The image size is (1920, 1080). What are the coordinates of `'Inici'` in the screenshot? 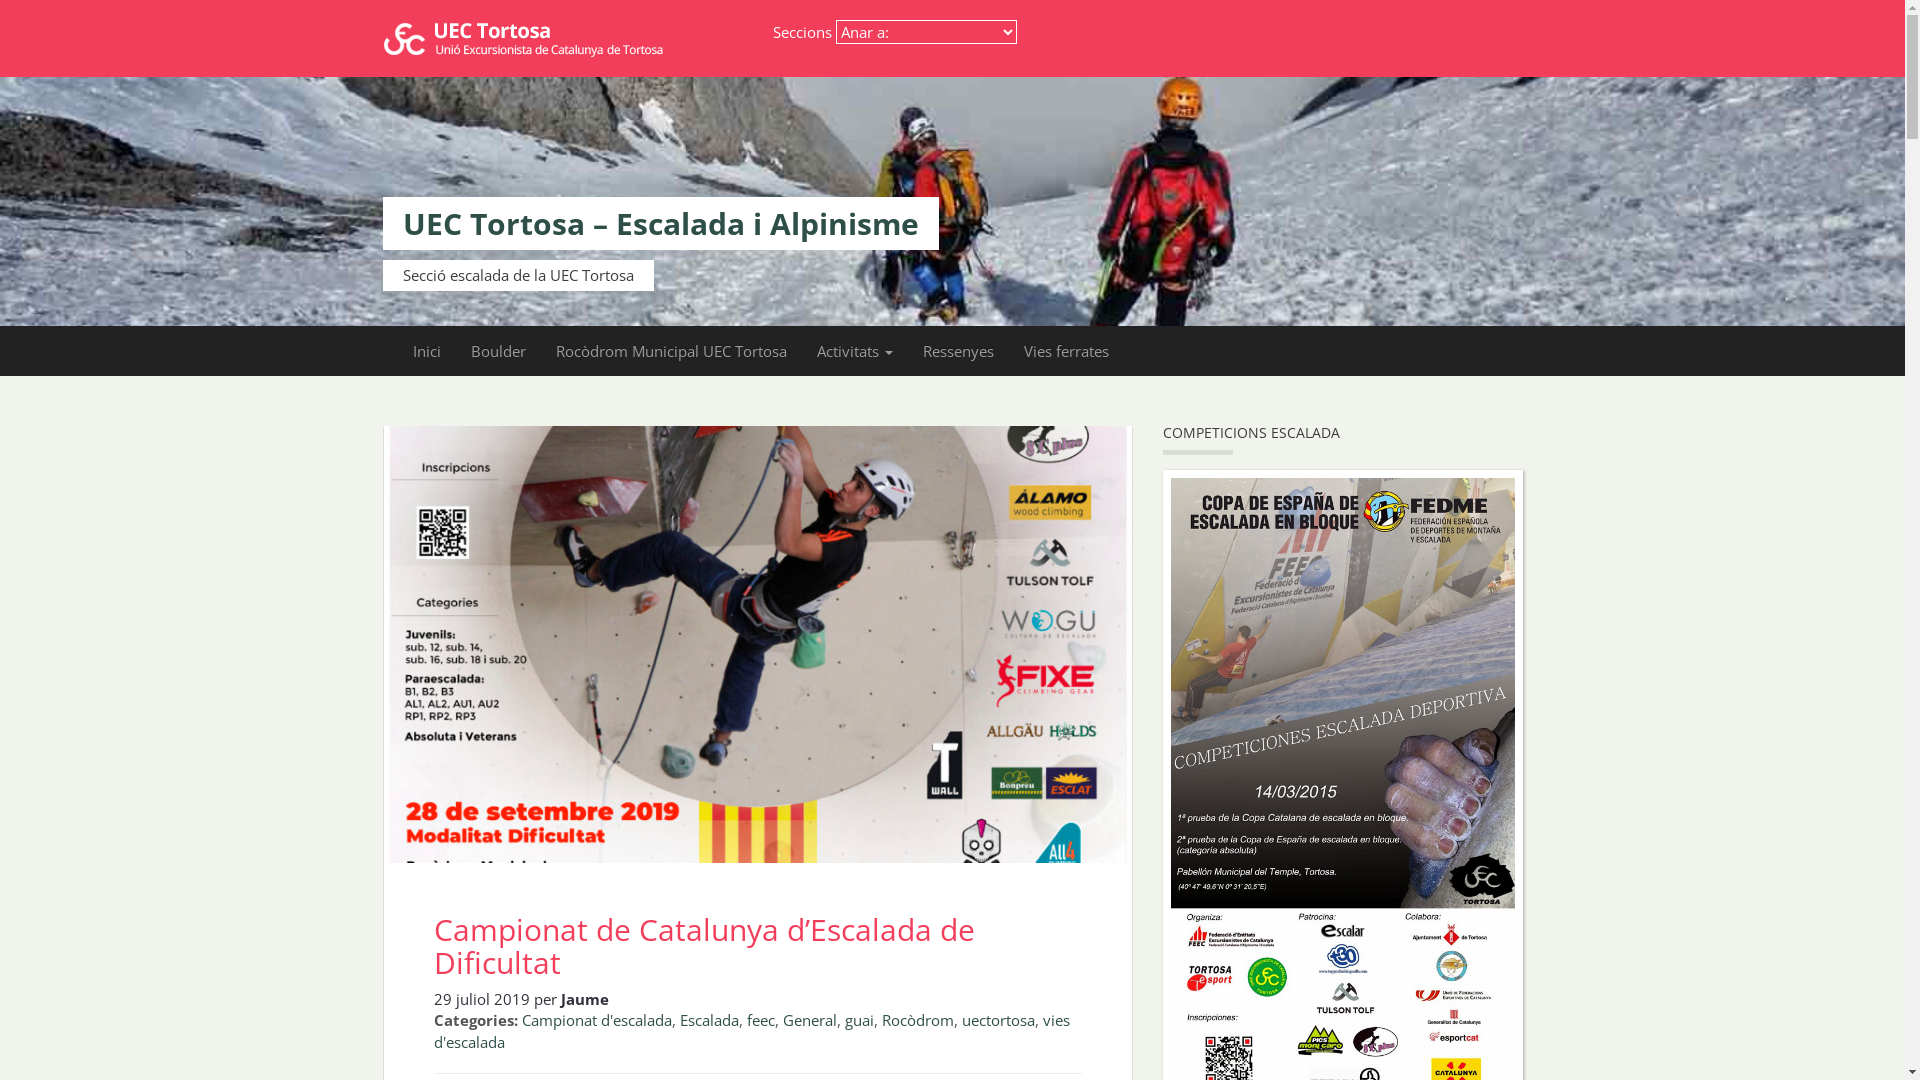 It's located at (398, 350).